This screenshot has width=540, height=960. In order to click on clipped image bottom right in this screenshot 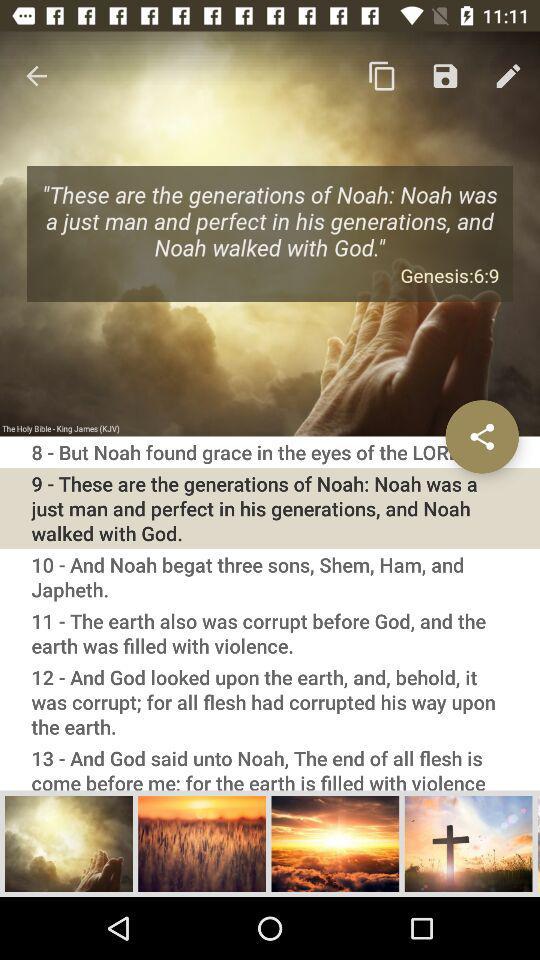, I will do `click(538, 842)`.